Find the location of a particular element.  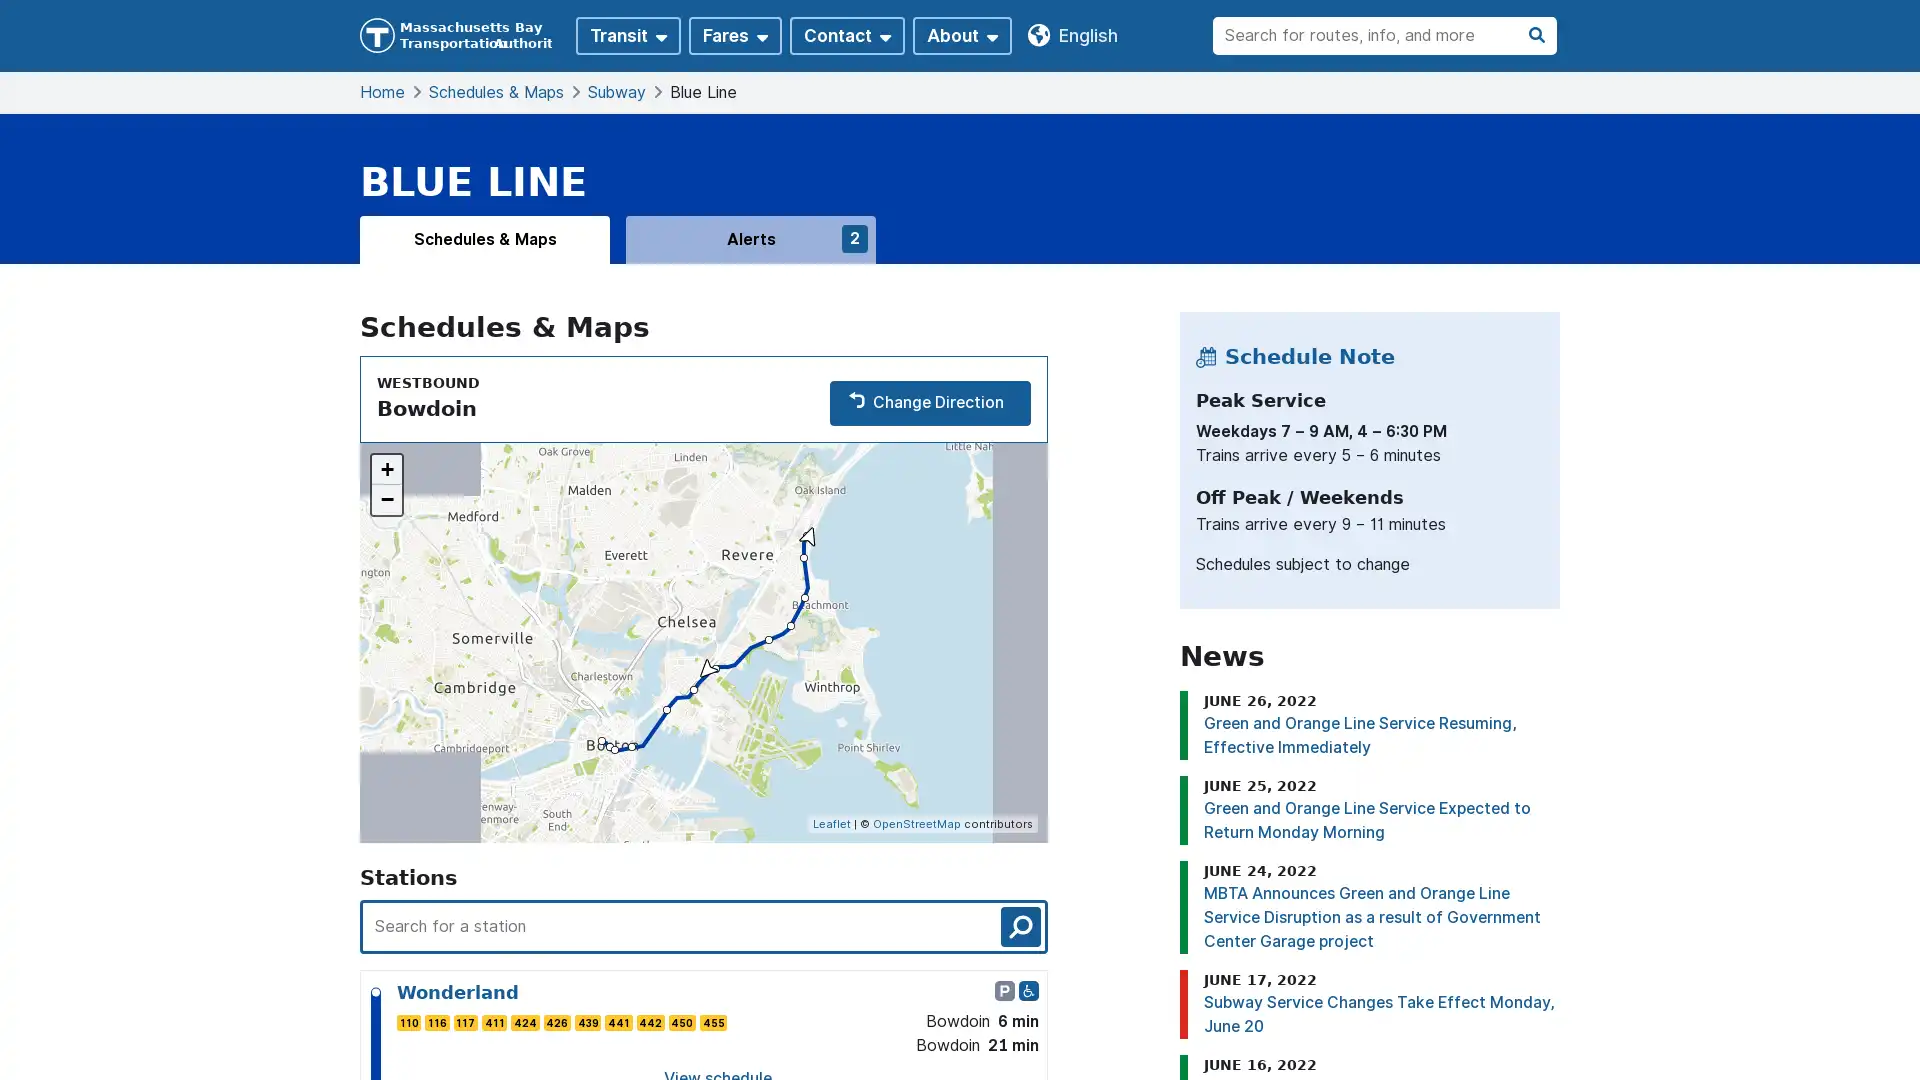

Zoom out is located at coordinates (387, 497).